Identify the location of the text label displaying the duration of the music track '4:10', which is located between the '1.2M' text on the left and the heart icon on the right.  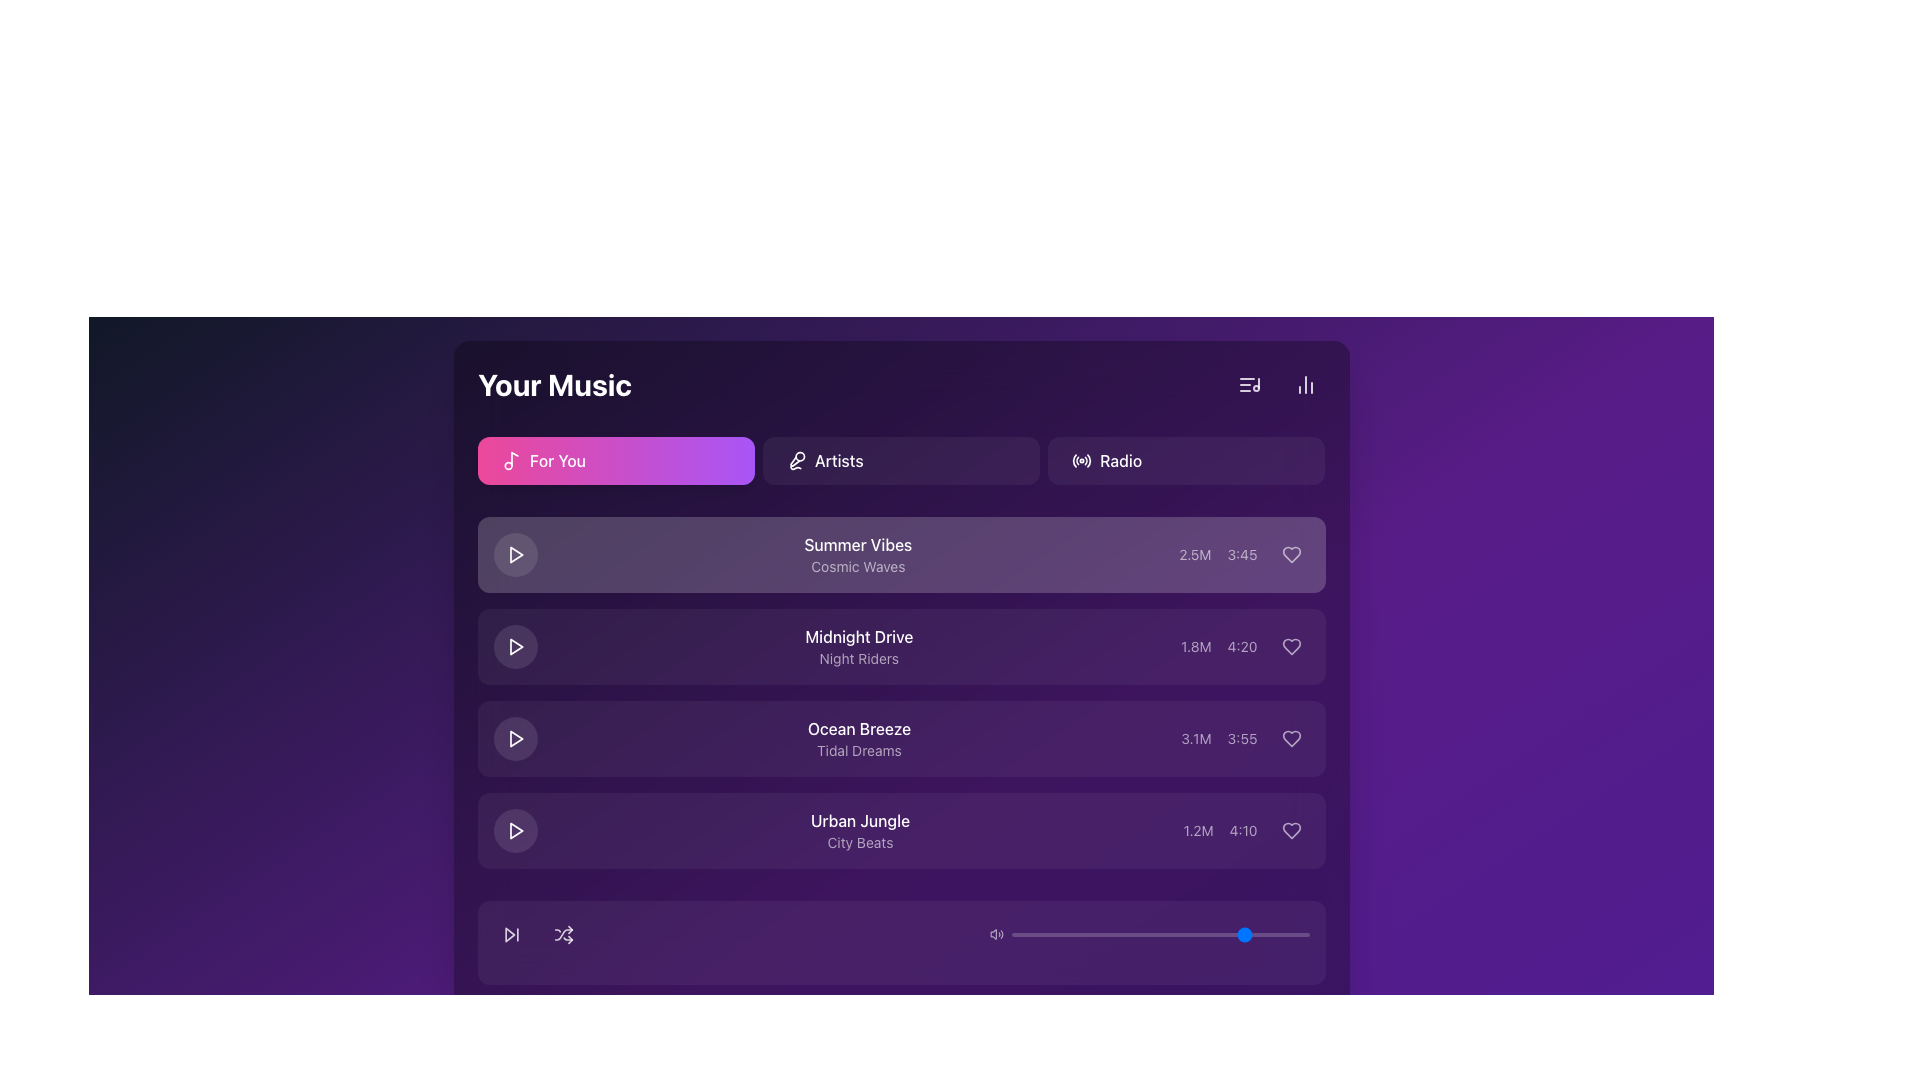
(1242, 830).